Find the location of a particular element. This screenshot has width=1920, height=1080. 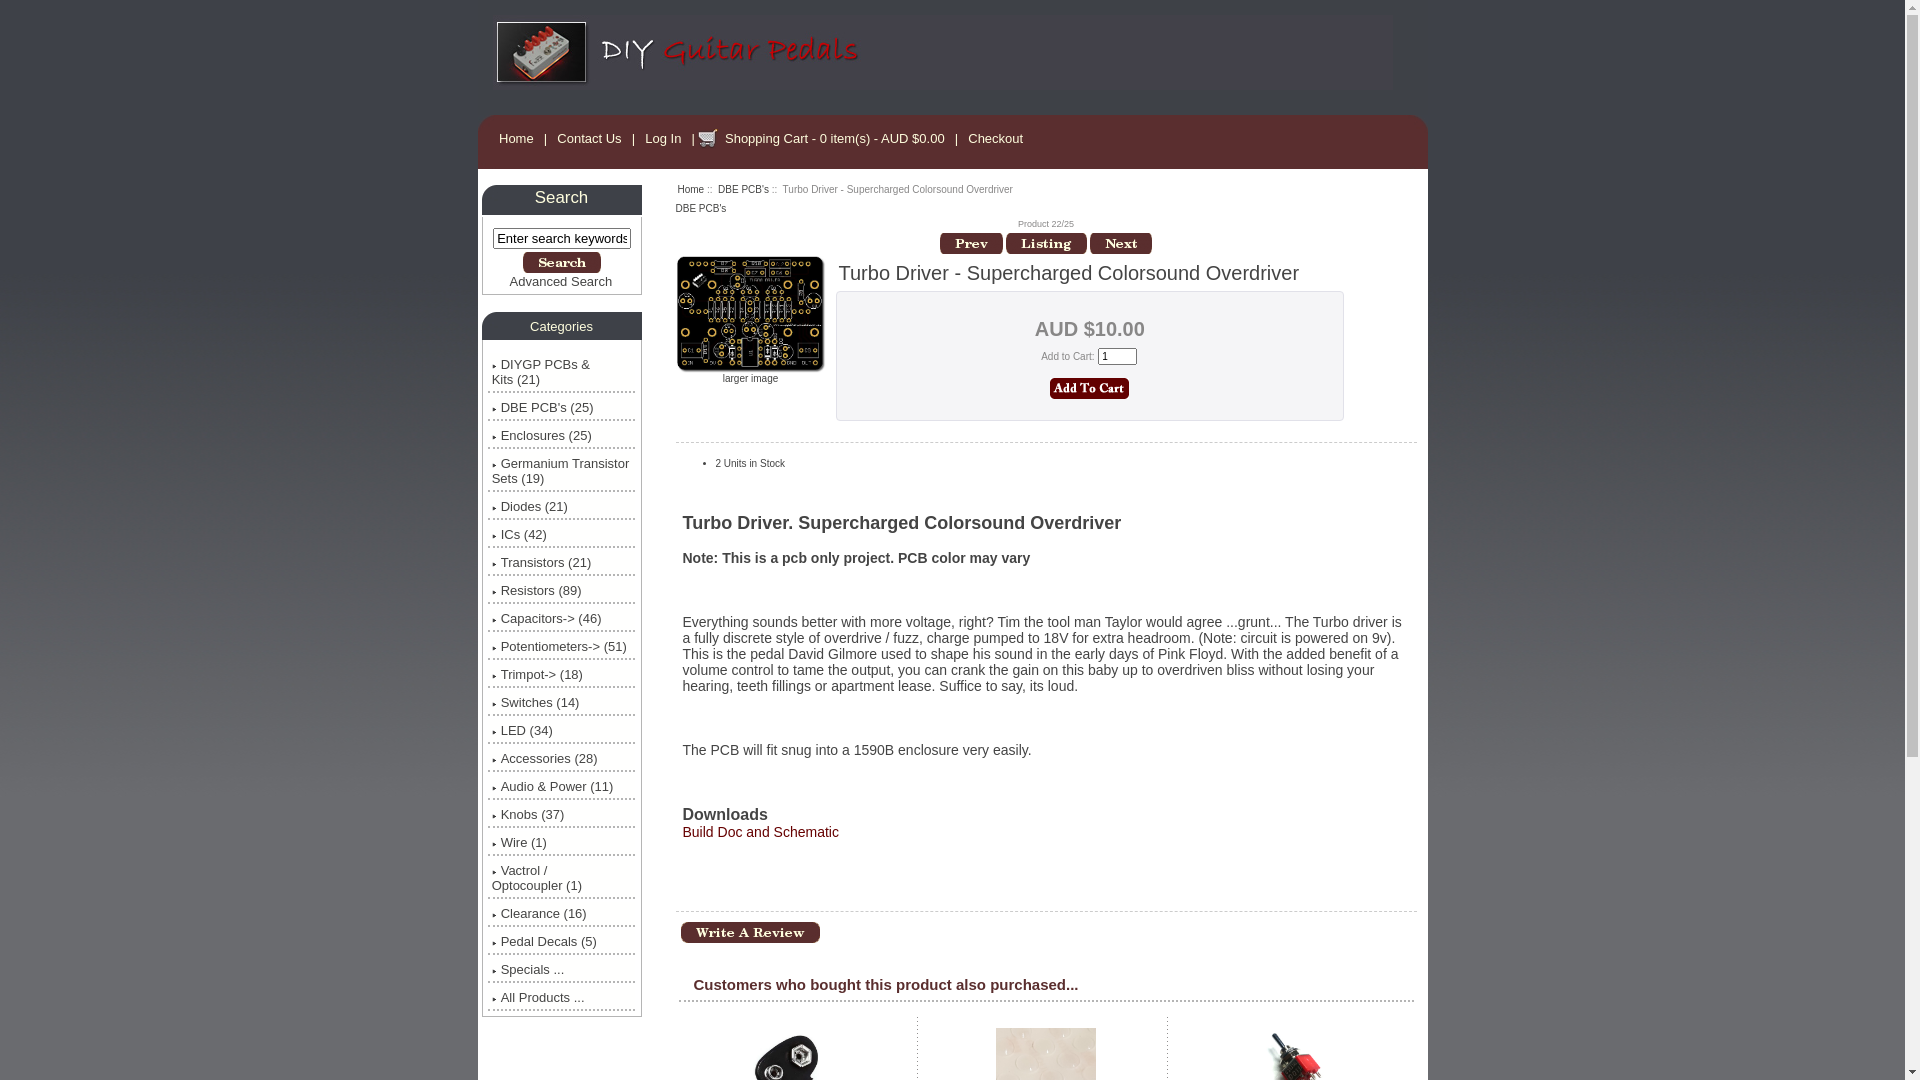

'Trimpot-> (18)' is located at coordinates (560, 674).